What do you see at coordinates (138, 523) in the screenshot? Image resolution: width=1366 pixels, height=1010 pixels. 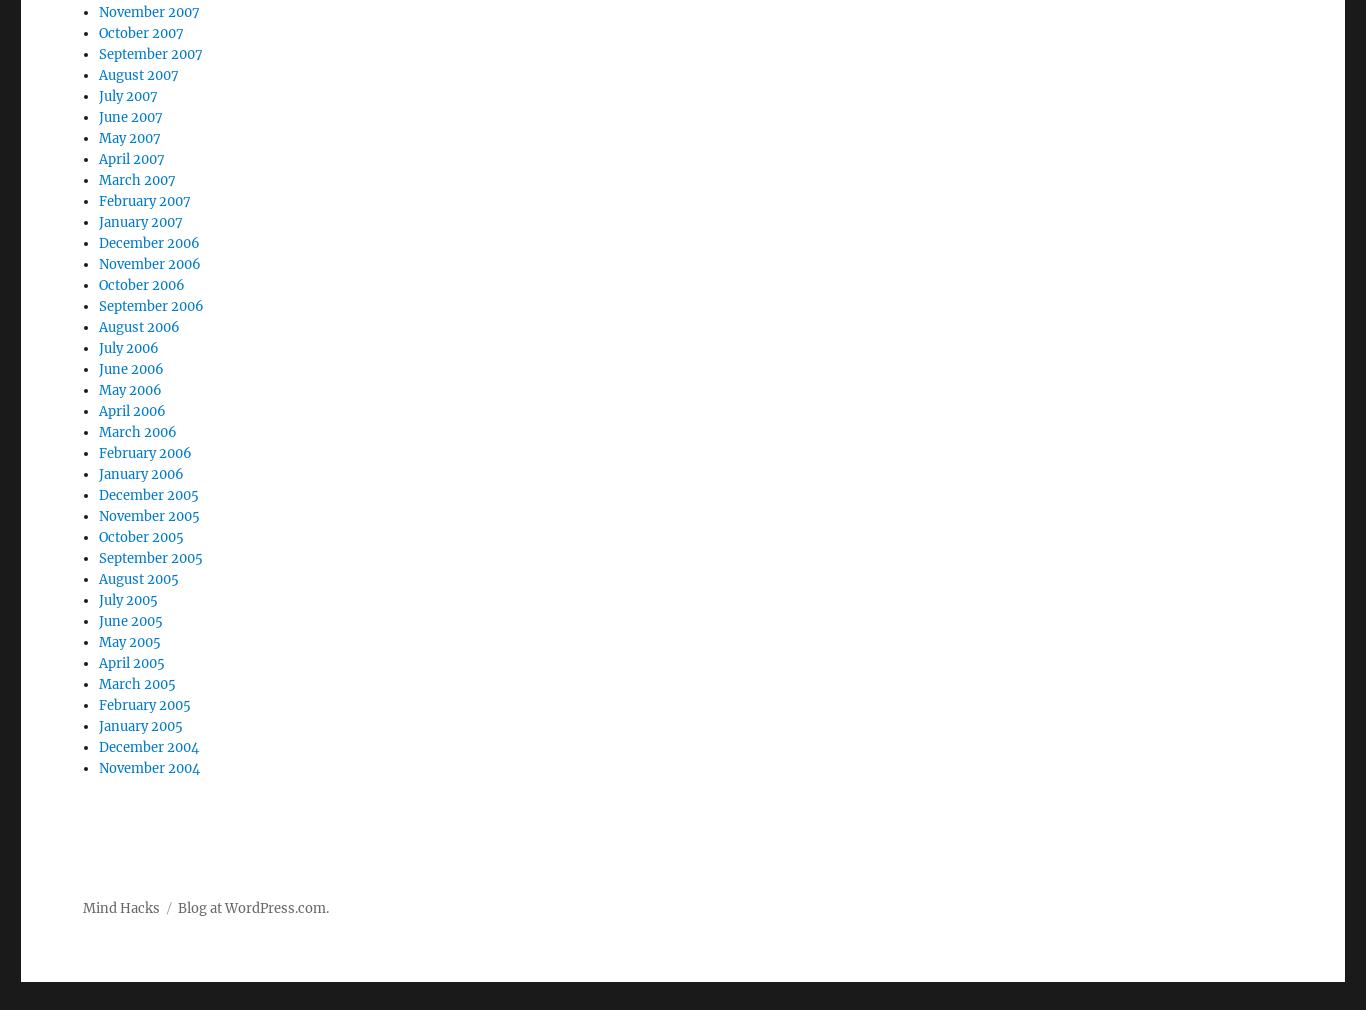 I see `'August 2005'` at bounding box center [138, 523].